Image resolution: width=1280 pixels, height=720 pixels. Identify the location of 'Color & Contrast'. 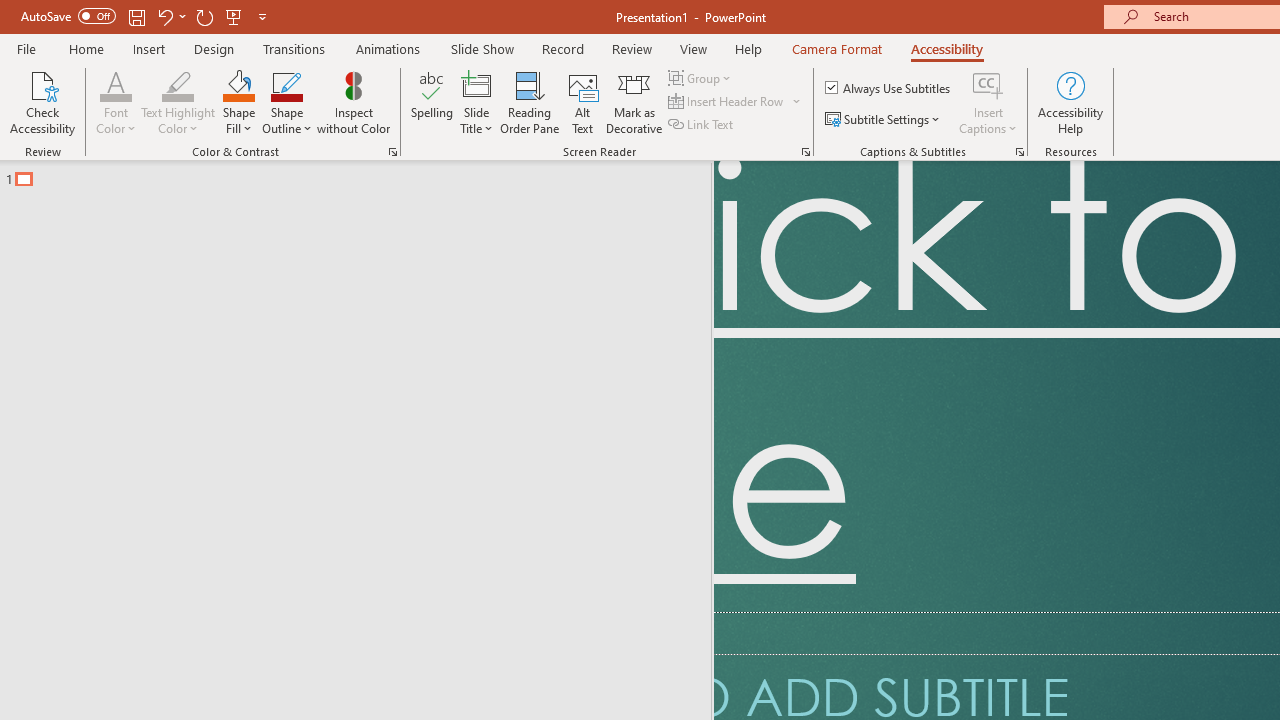
(392, 150).